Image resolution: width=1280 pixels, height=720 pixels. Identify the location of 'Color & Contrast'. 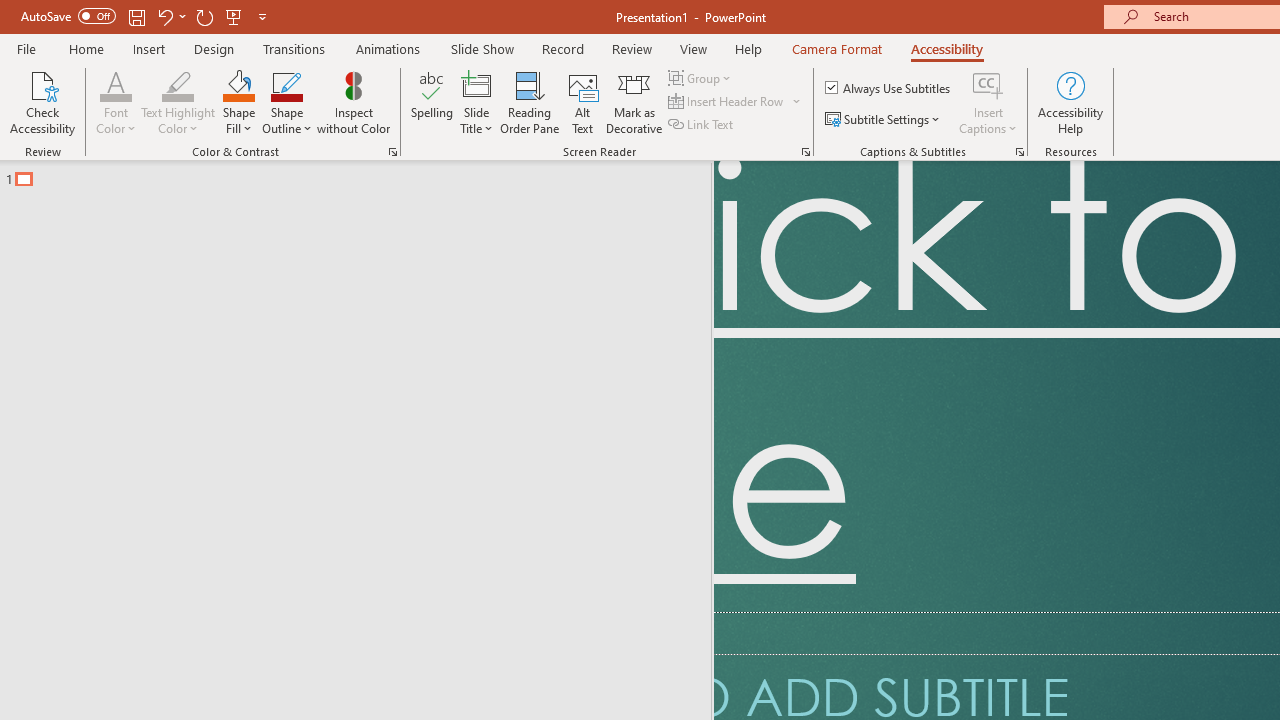
(392, 150).